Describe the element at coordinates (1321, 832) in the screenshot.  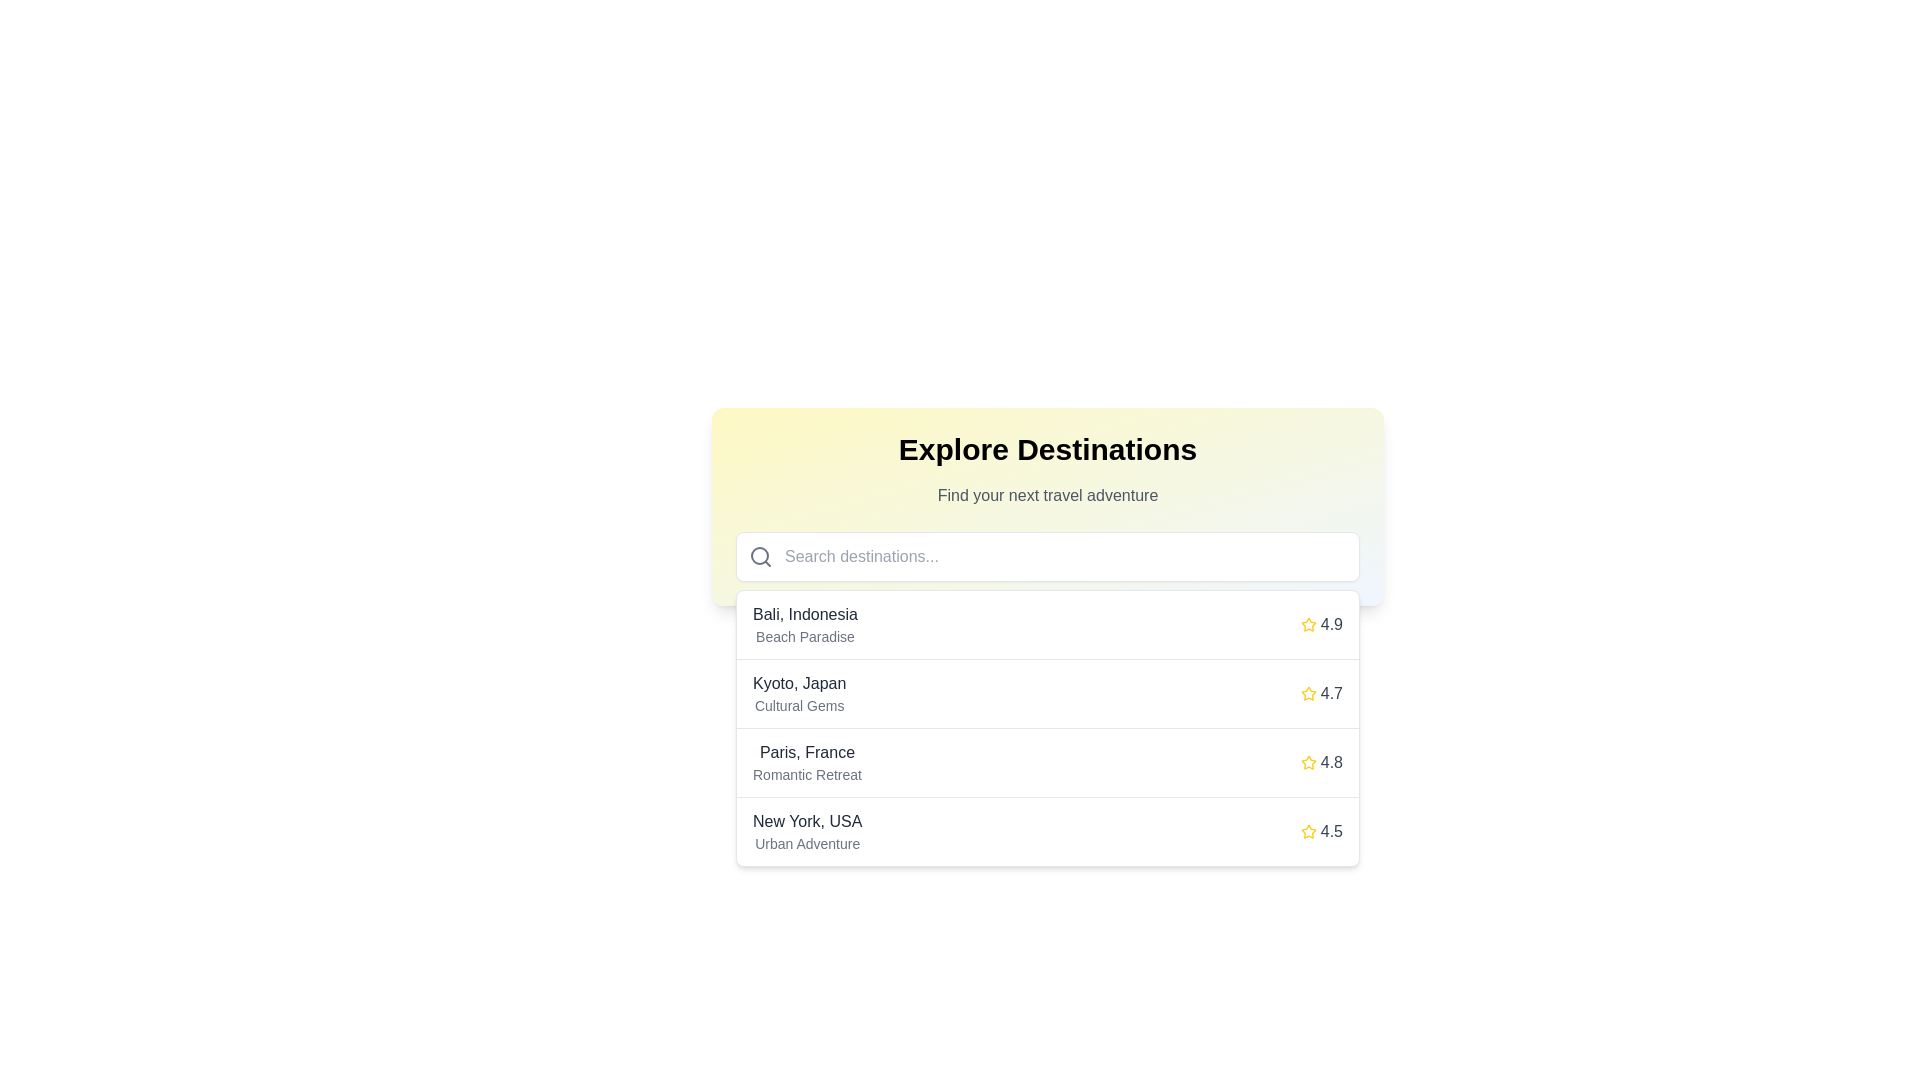
I see `the rating indicator that consists of a yellow star icon and a numeric value of '4.5', positioned to the right of 'New York, USA' and aligned with 'Urban Adventure'` at that location.